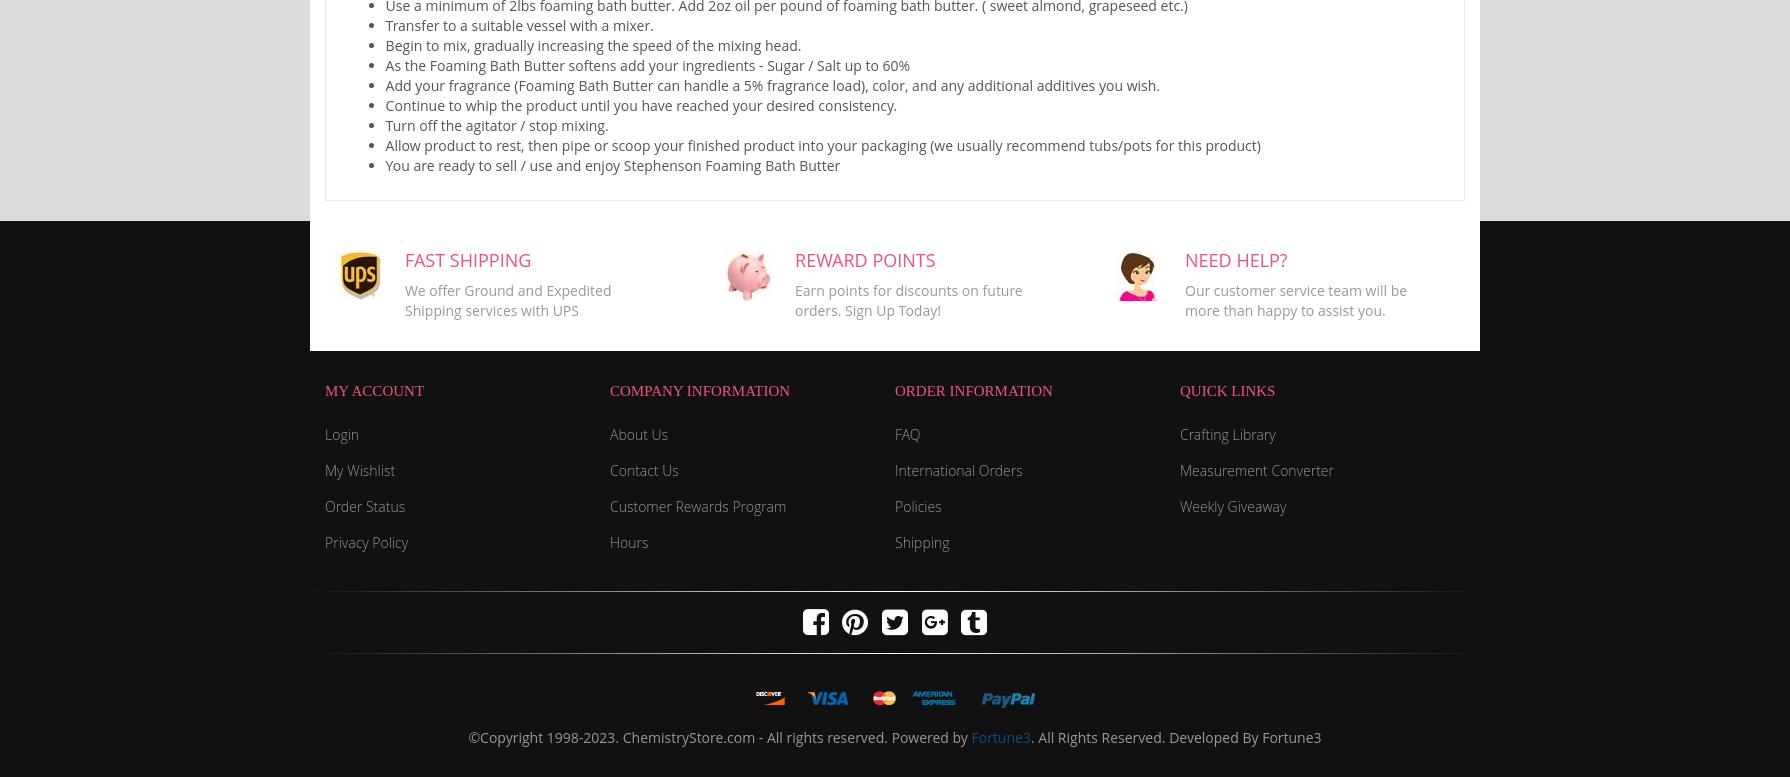  I want to click on 'My Wishlist', so click(359, 470).